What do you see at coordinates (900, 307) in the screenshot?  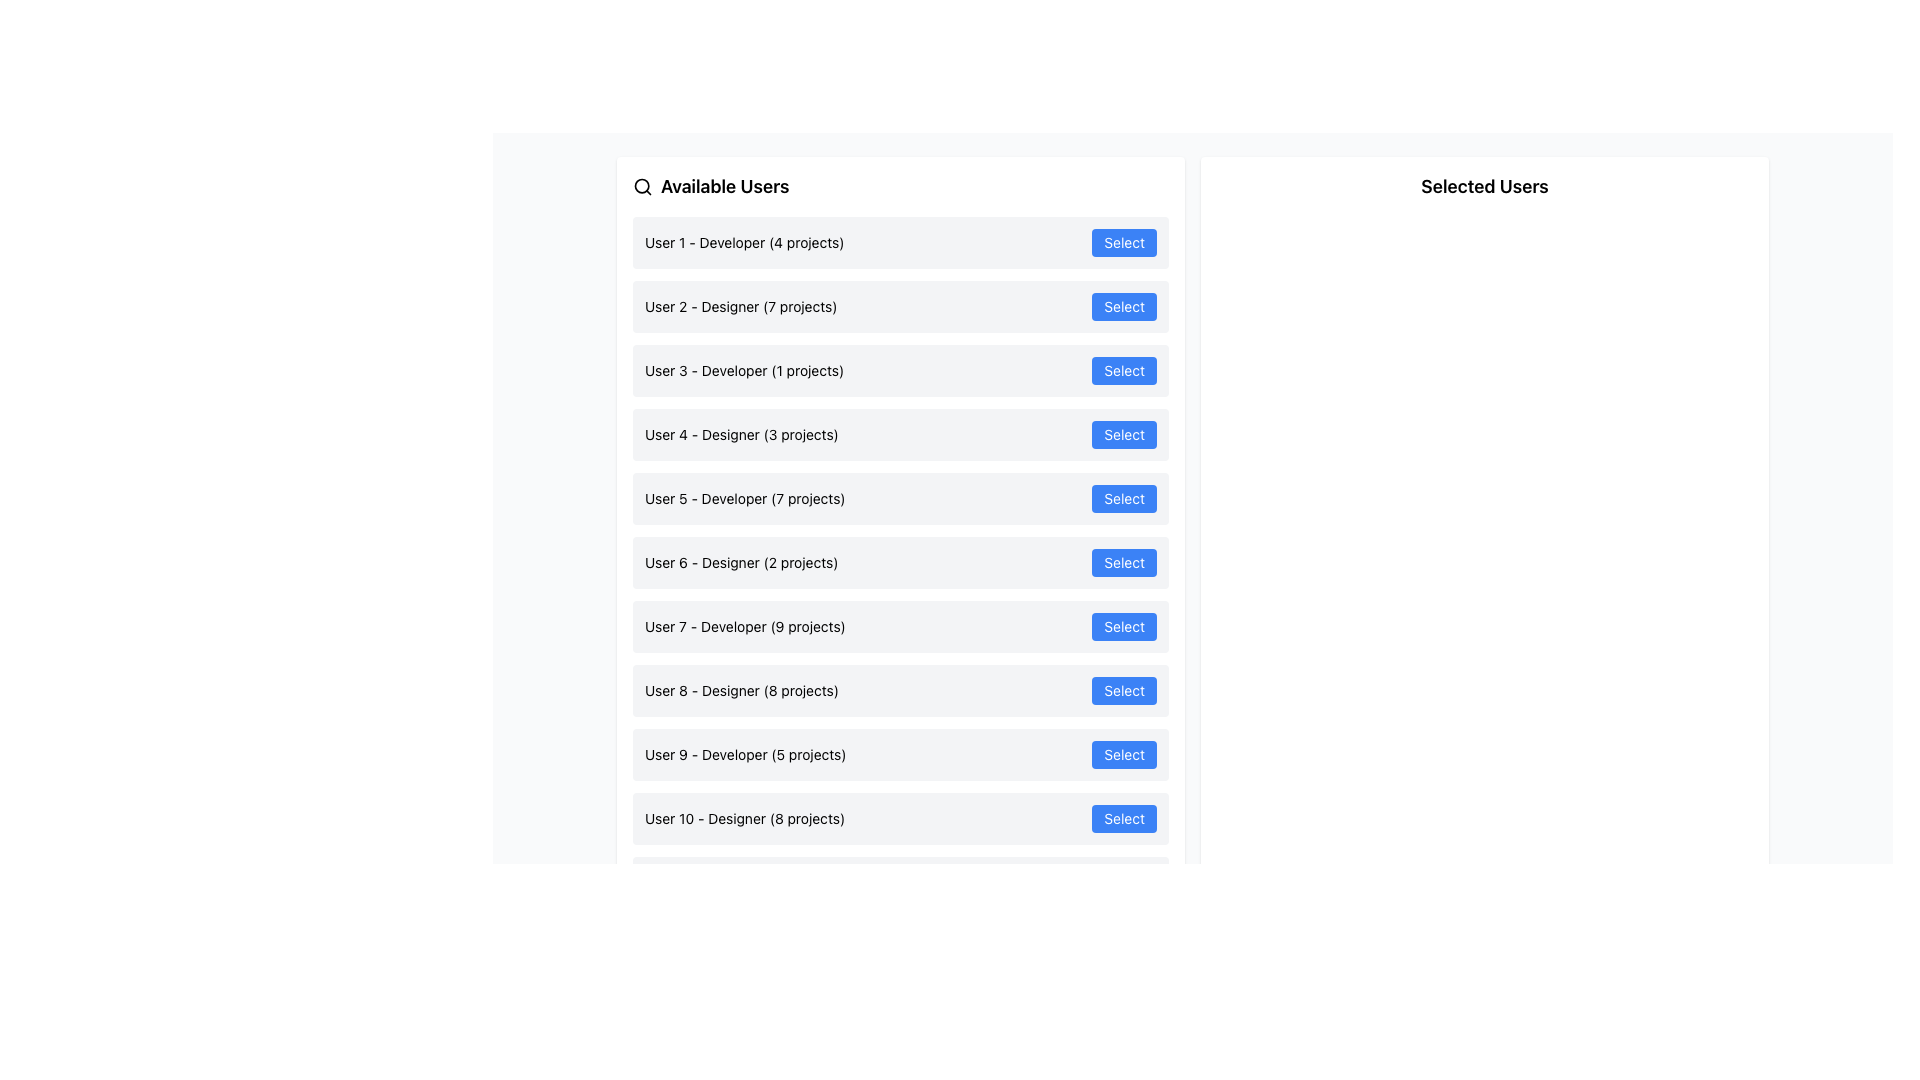 I see `the second List Item displaying information about 'User 2'` at bounding box center [900, 307].